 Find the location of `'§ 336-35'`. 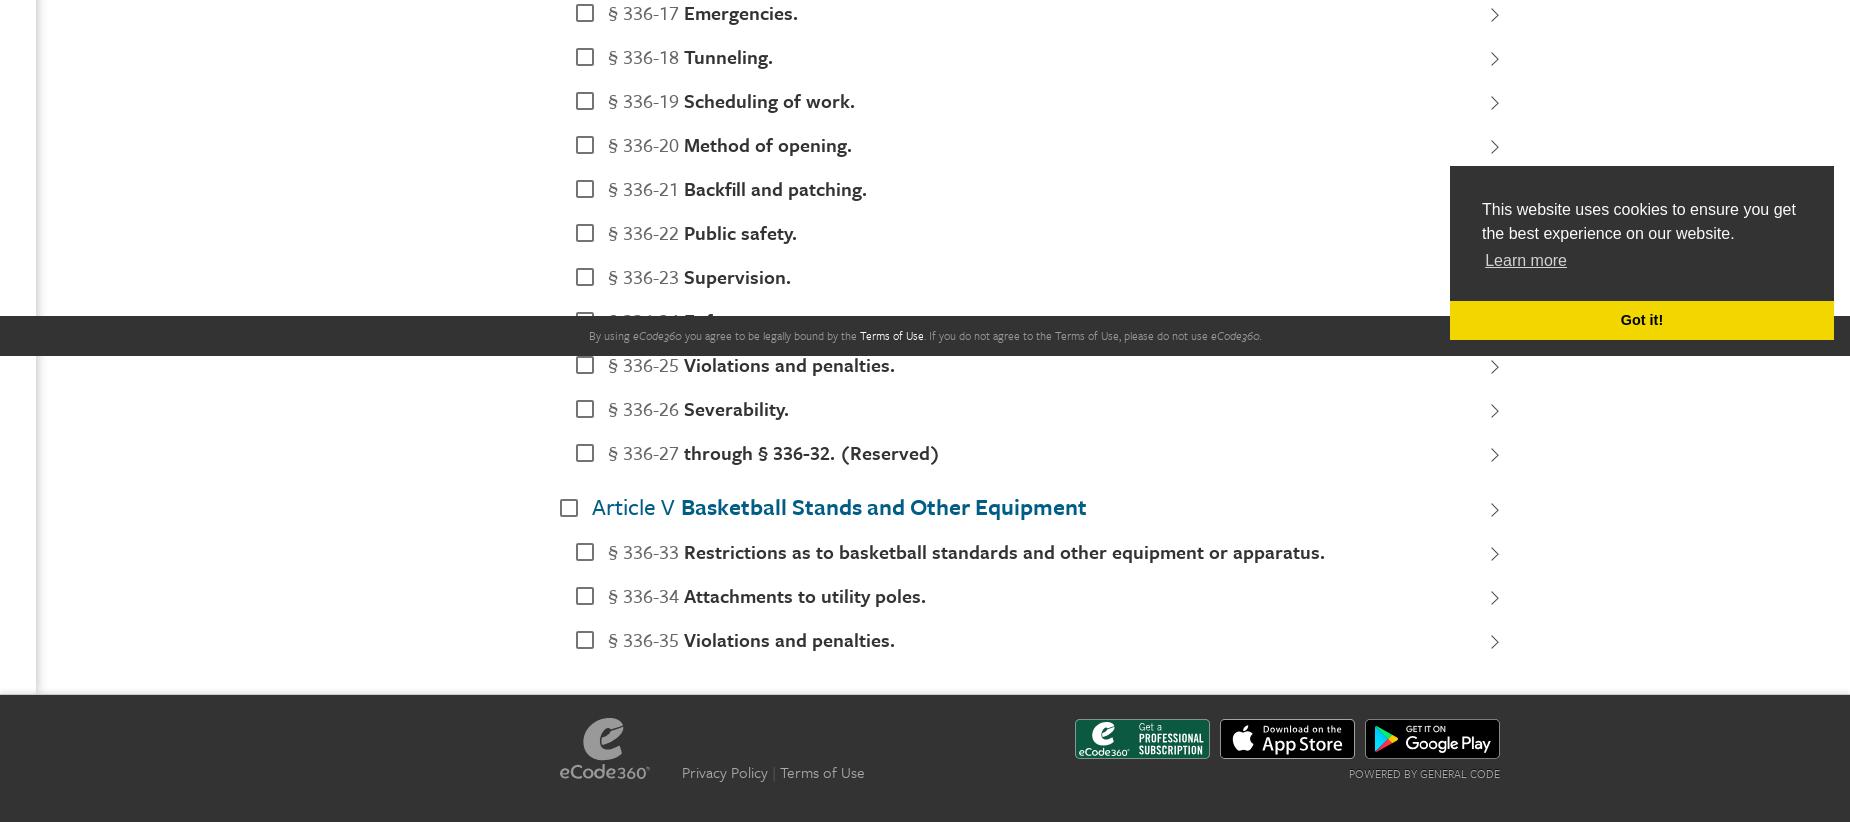

'§ 336-35' is located at coordinates (643, 638).